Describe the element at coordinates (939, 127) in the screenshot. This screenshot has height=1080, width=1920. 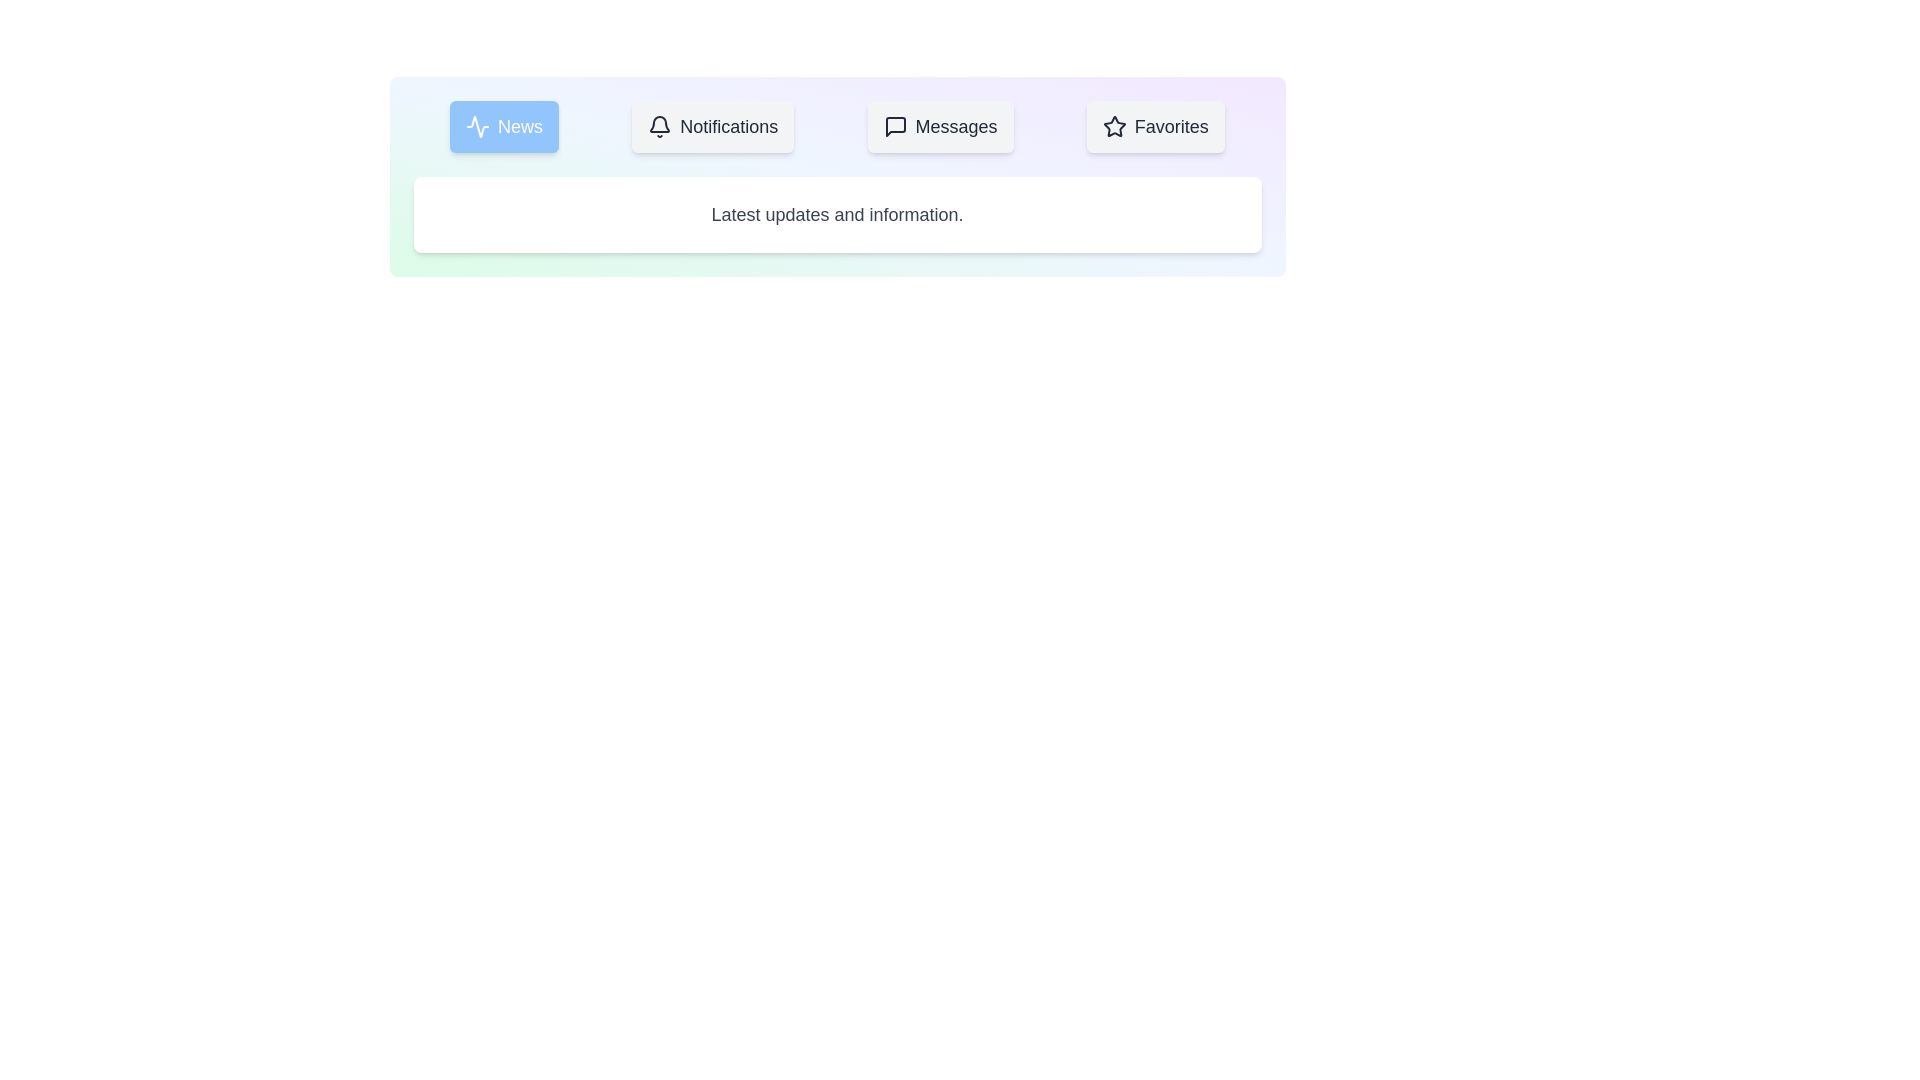
I see `the tab labeled Messages` at that location.